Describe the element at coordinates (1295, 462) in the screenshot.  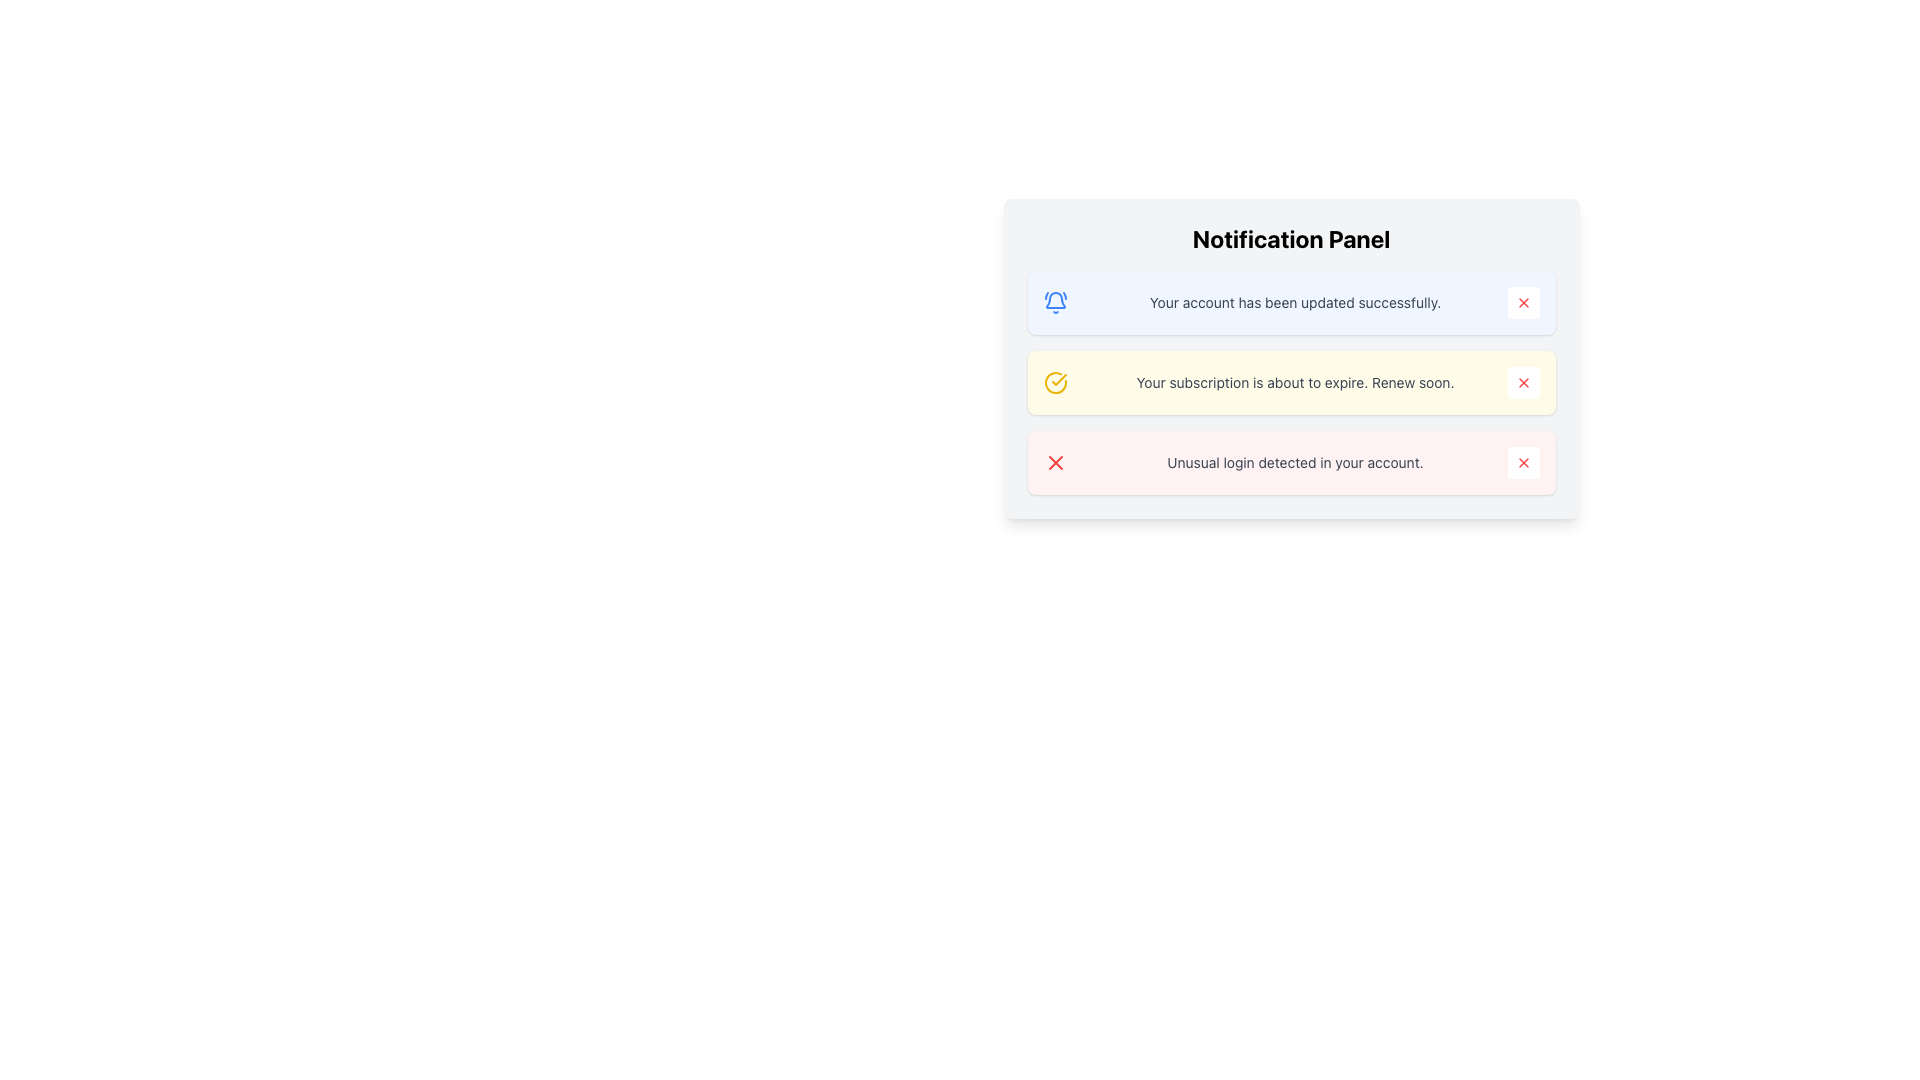
I see `information displayed in the alert box with the gray text 'Unusual login detected in your account.' located in the third notification box of the notification panel` at that location.